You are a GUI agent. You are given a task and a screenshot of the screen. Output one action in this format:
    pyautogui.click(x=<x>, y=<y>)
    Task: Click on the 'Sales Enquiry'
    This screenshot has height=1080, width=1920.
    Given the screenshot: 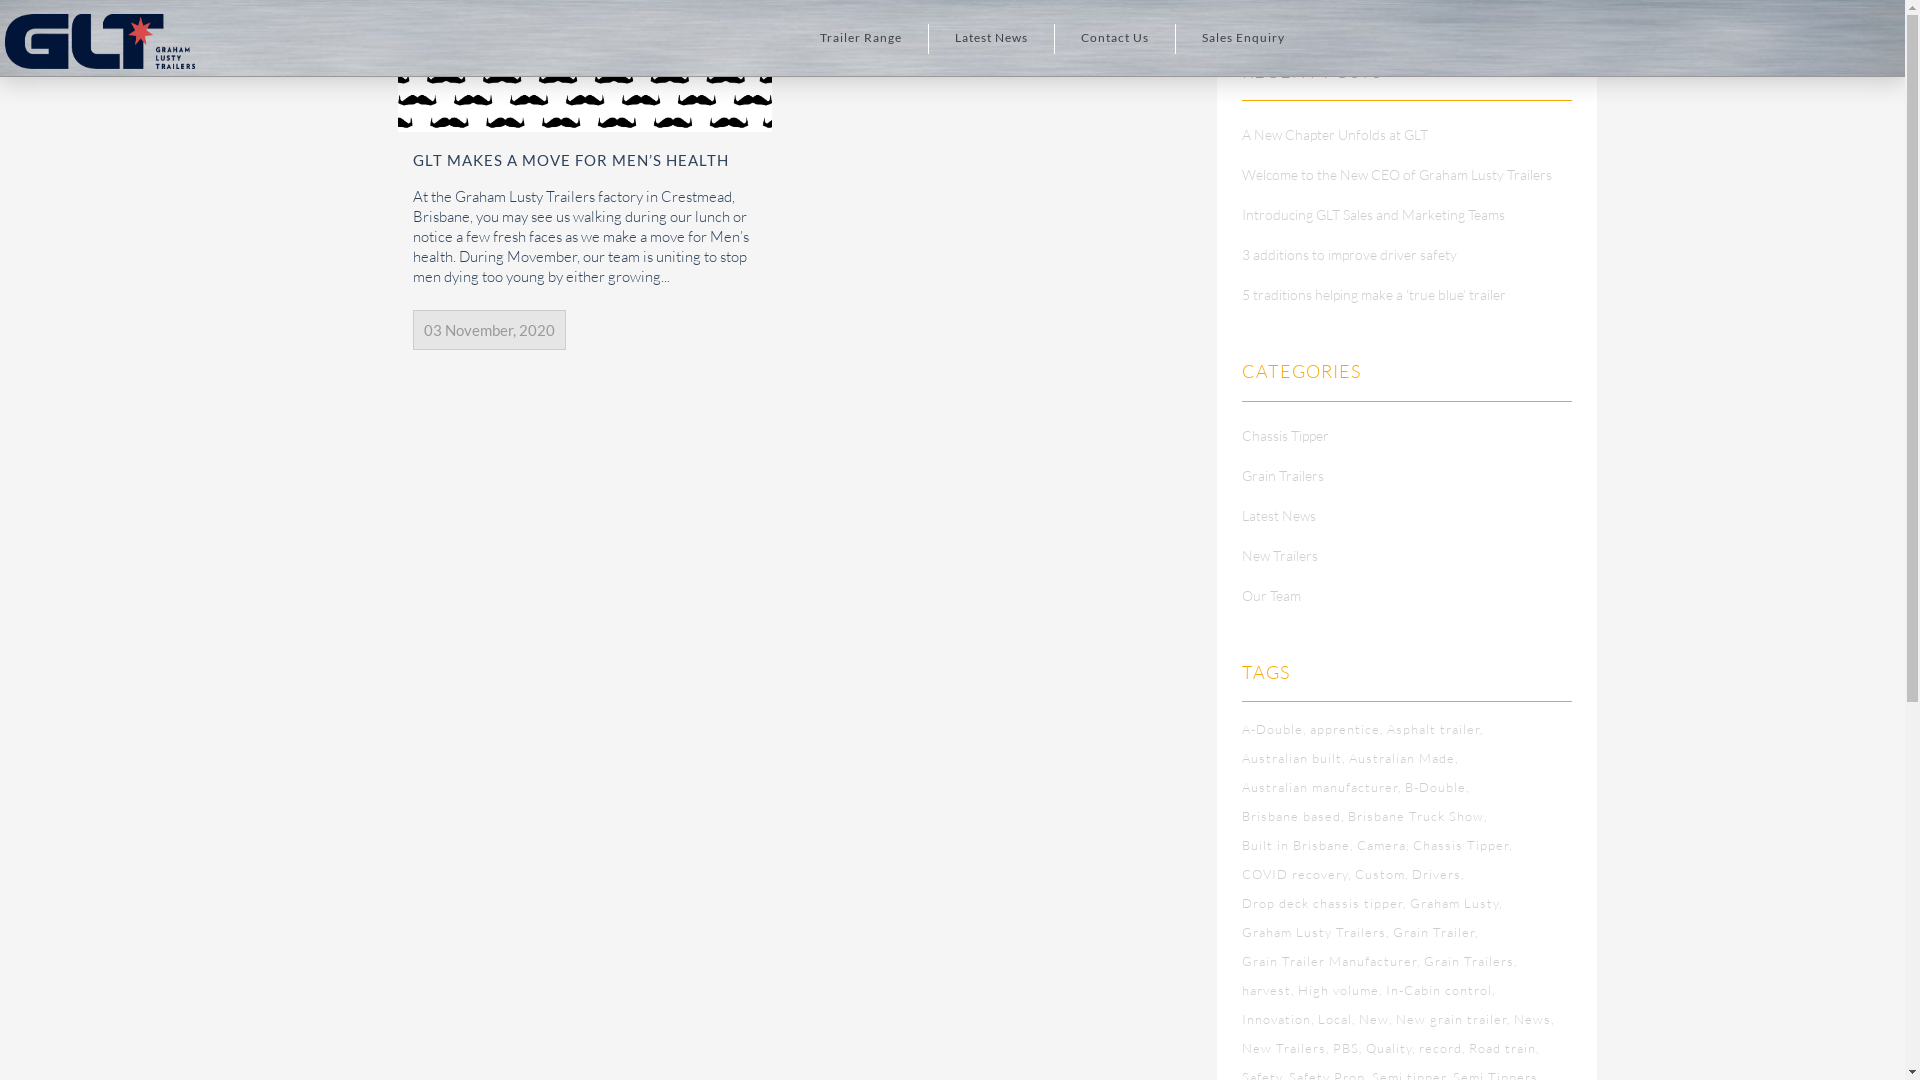 What is the action you would take?
    pyautogui.click(x=1242, y=38)
    